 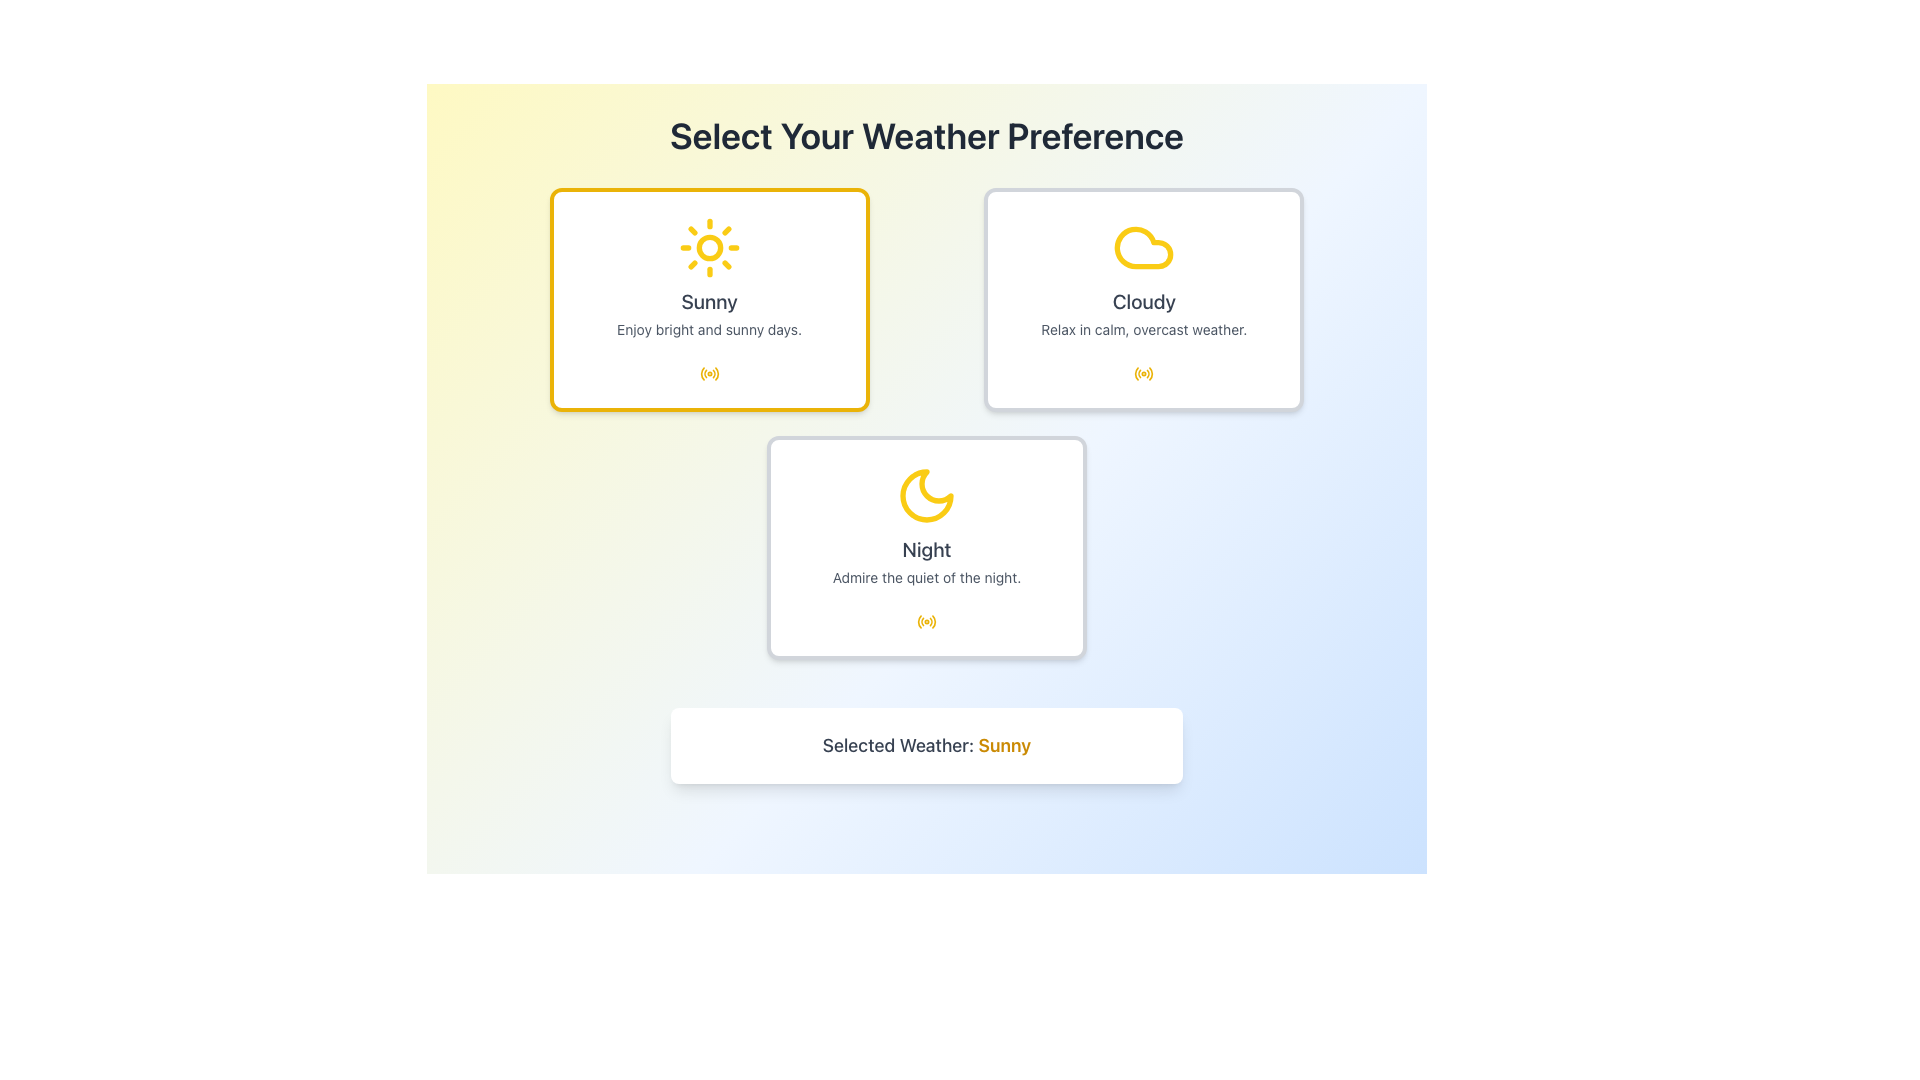 I want to click on the decorative graphical element of the cloud-shaped icon within the 'Cloudy' card located at the top-right of the layout, so click(x=1151, y=374).